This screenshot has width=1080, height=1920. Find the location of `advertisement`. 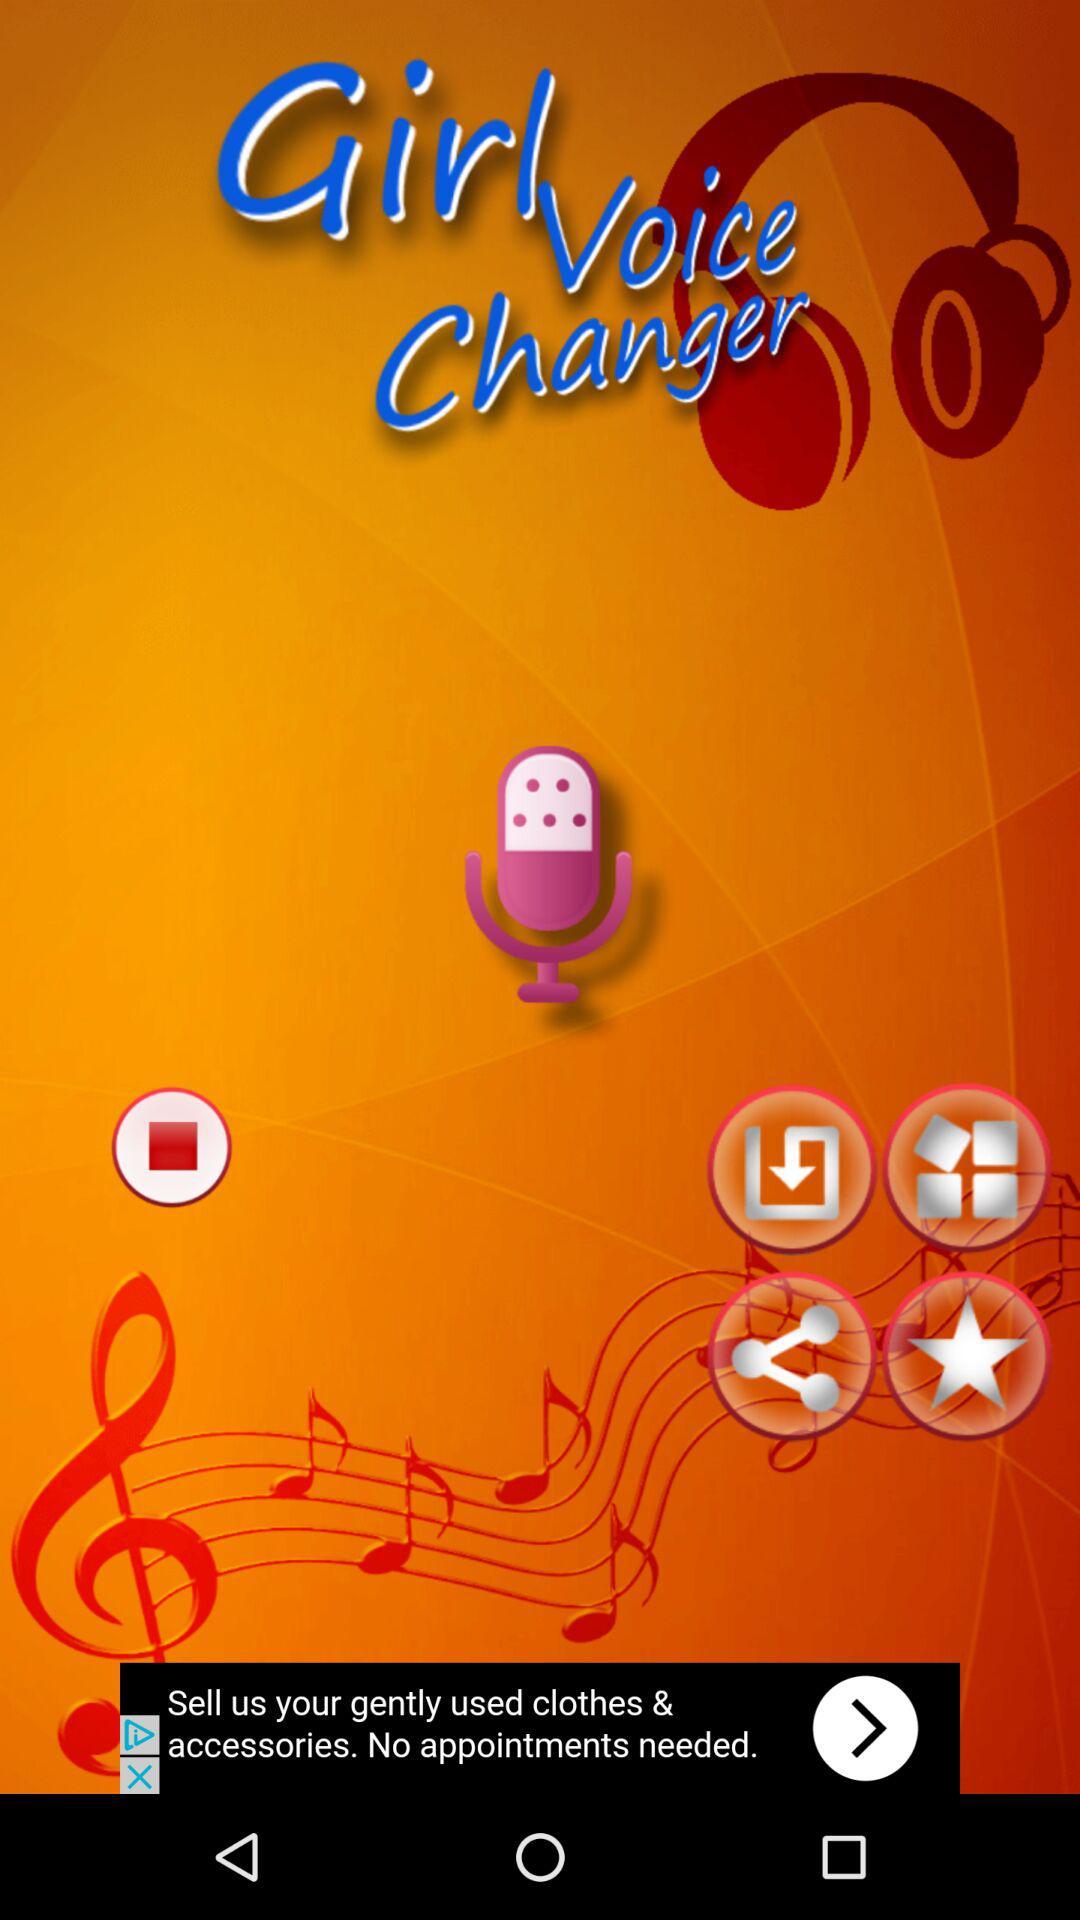

advertisement is located at coordinates (540, 1727).